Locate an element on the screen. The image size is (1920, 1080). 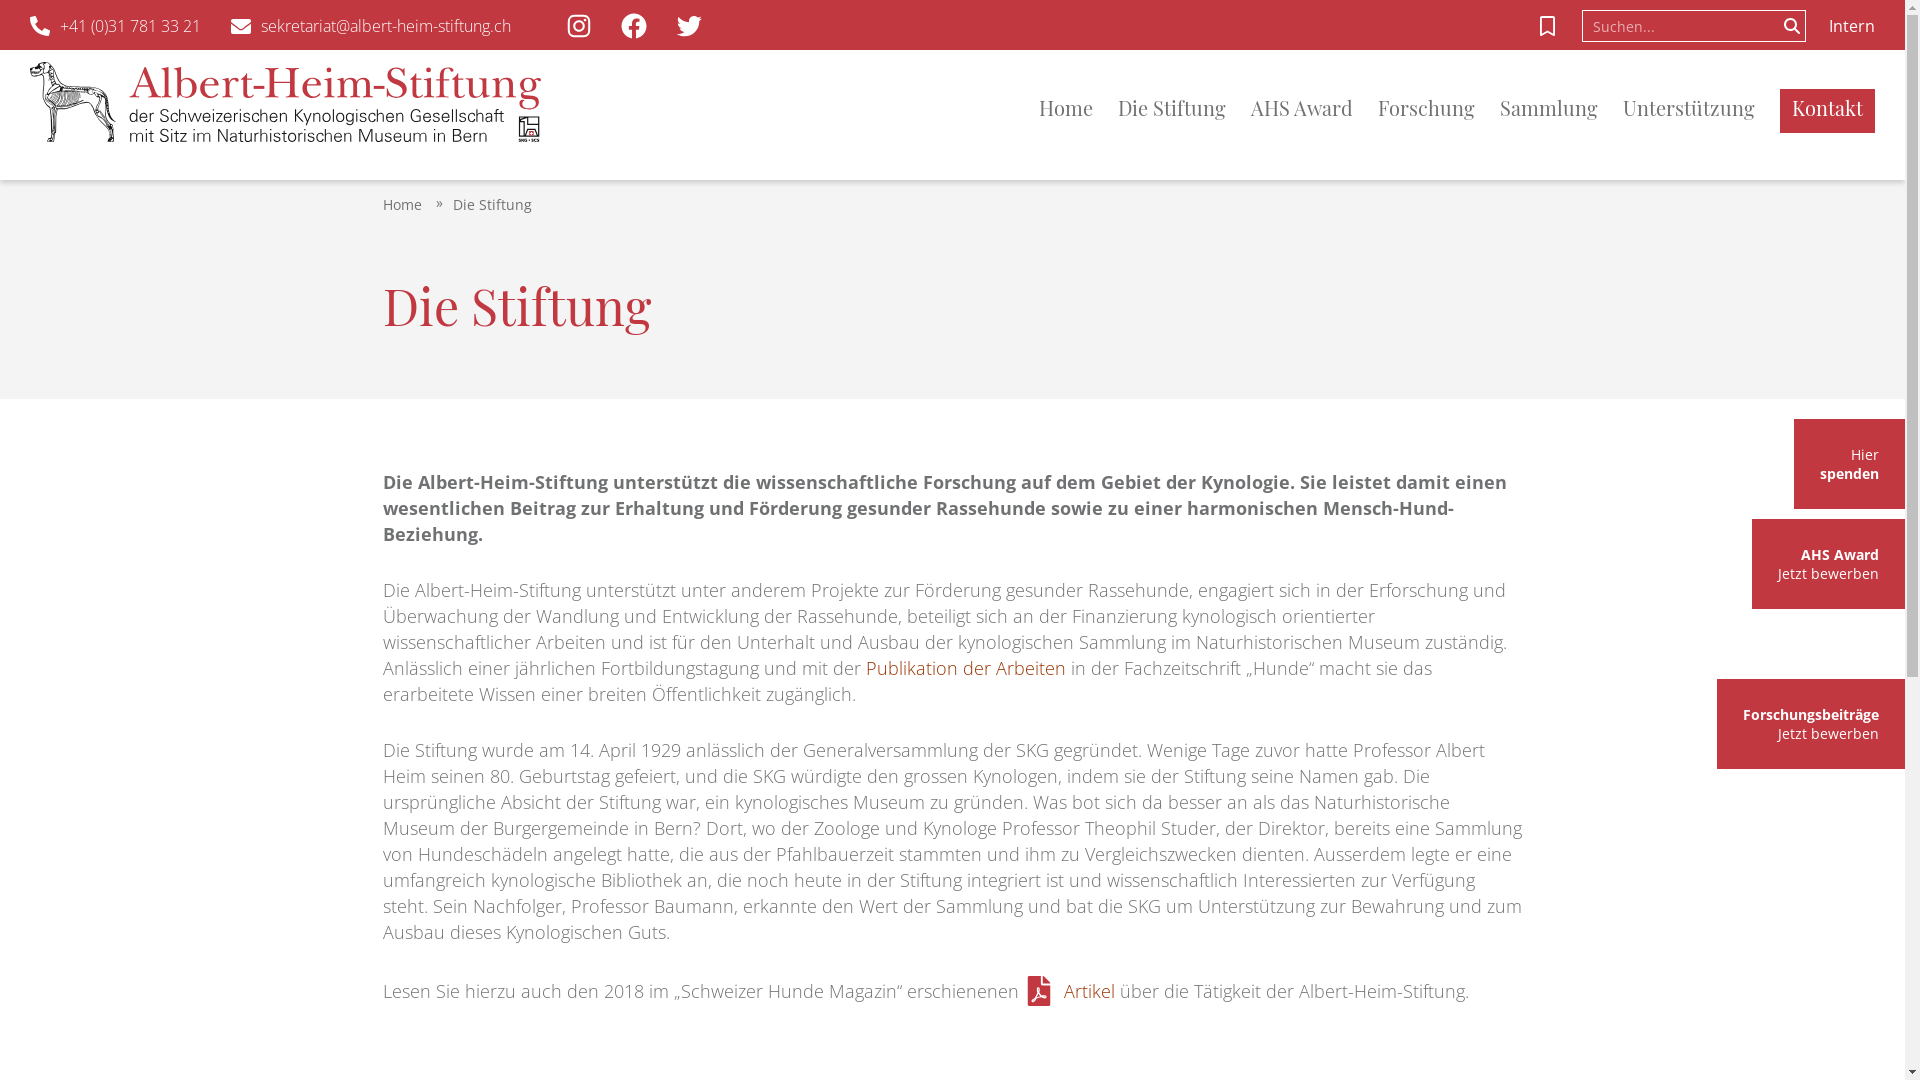
'Sammlung' is located at coordinates (1499, 110).